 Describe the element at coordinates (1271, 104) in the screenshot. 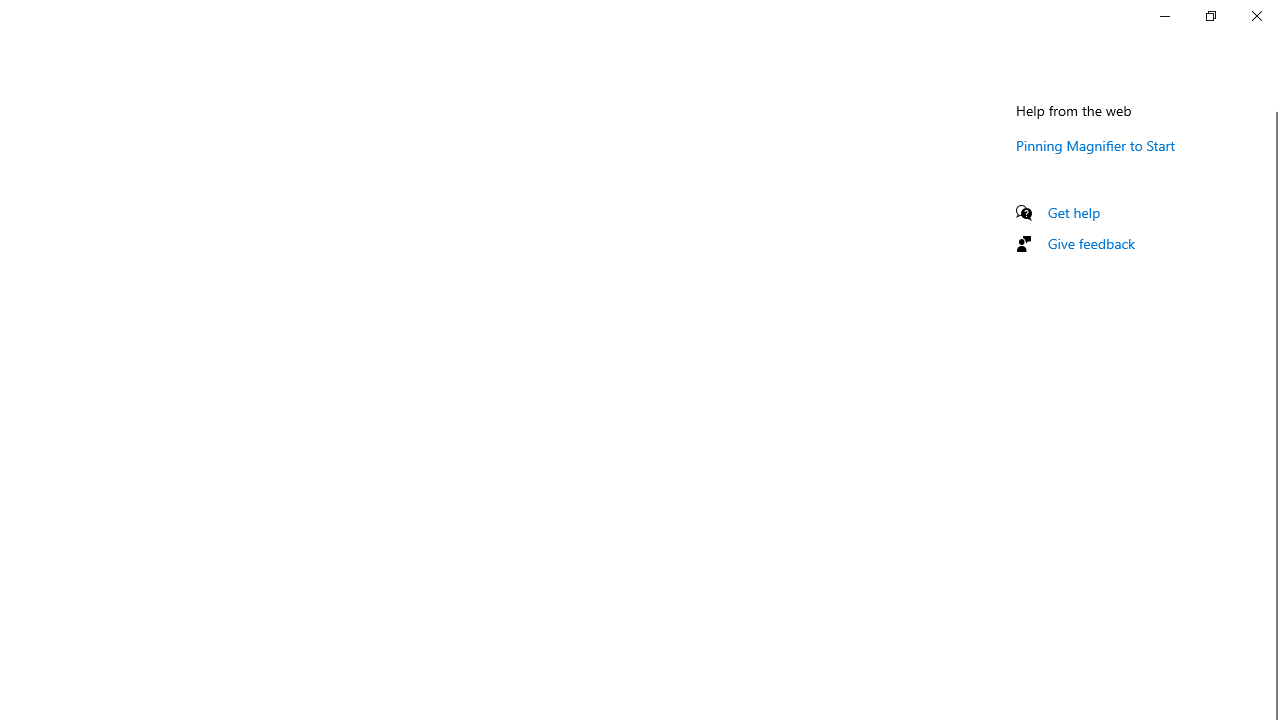

I see `'Vertical Small Decrease'` at that location.